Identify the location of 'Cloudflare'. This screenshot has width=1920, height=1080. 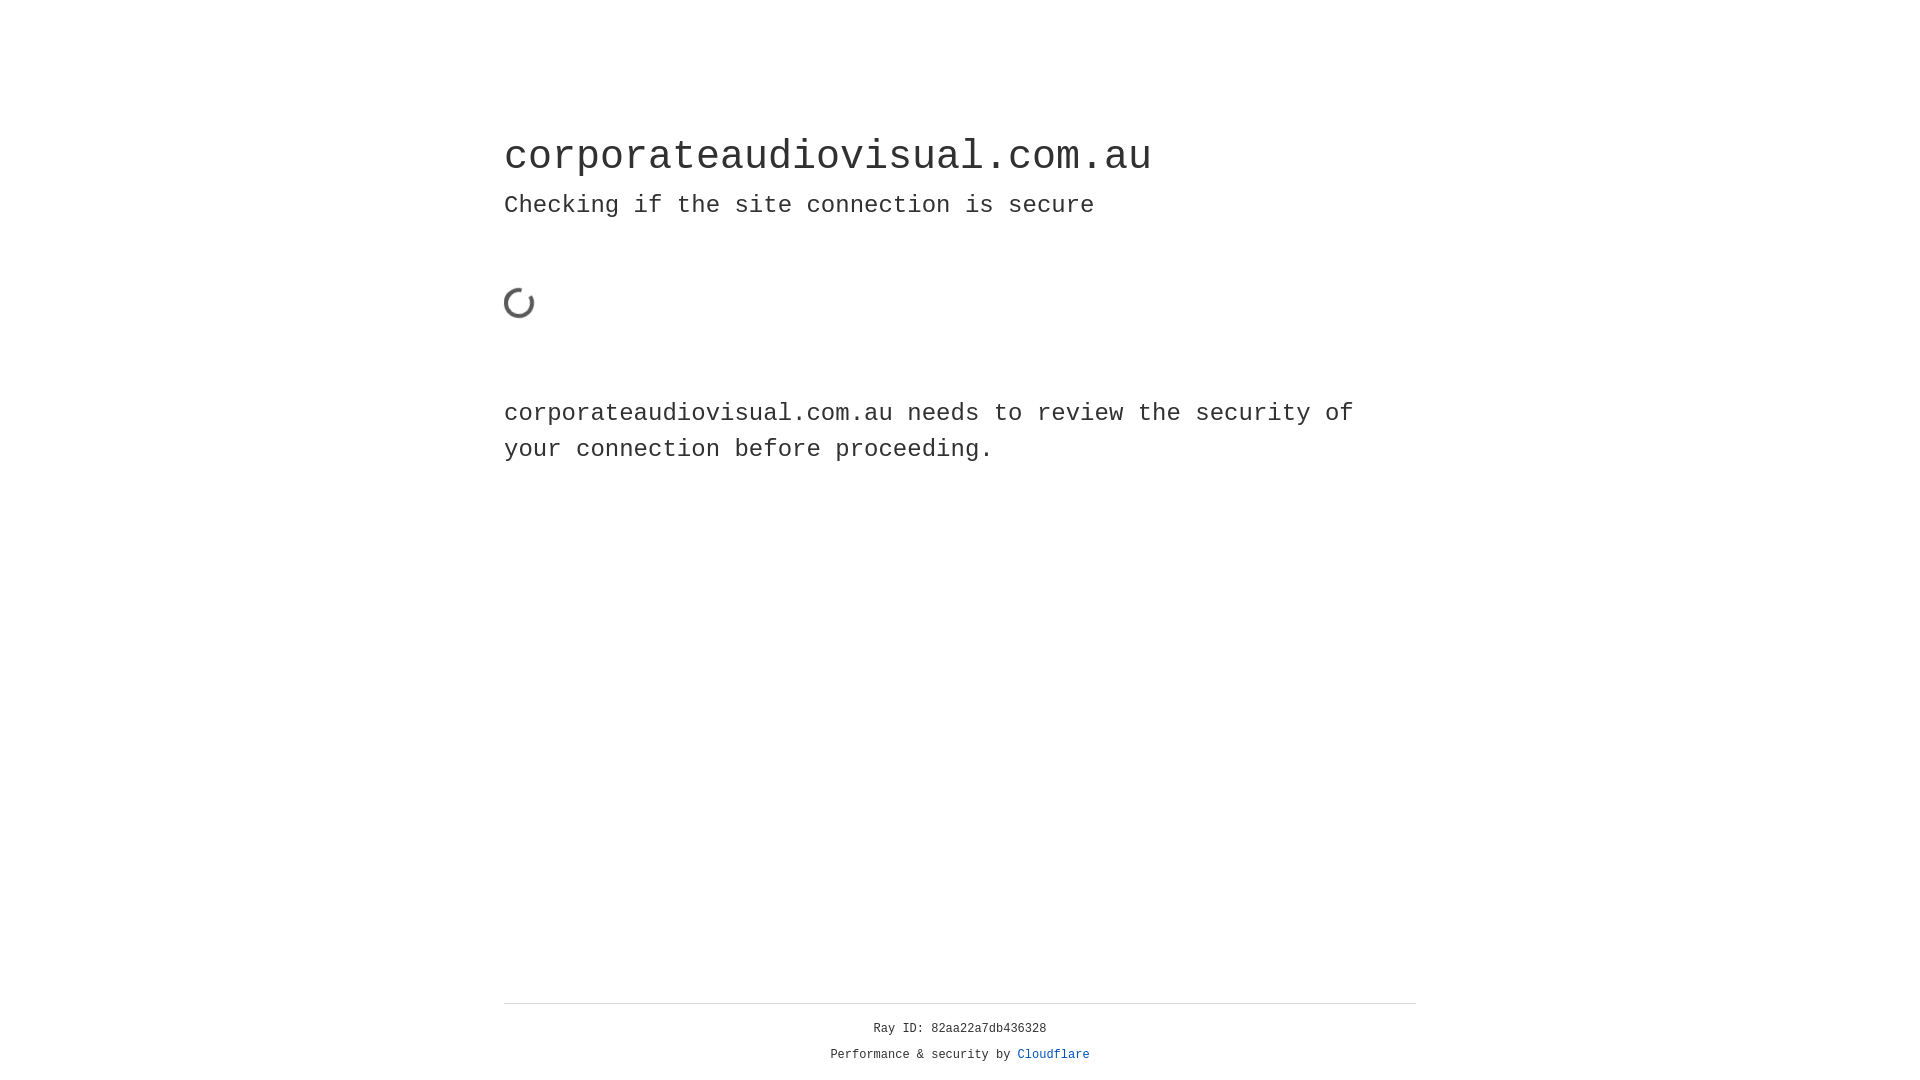
(1053, 1054).